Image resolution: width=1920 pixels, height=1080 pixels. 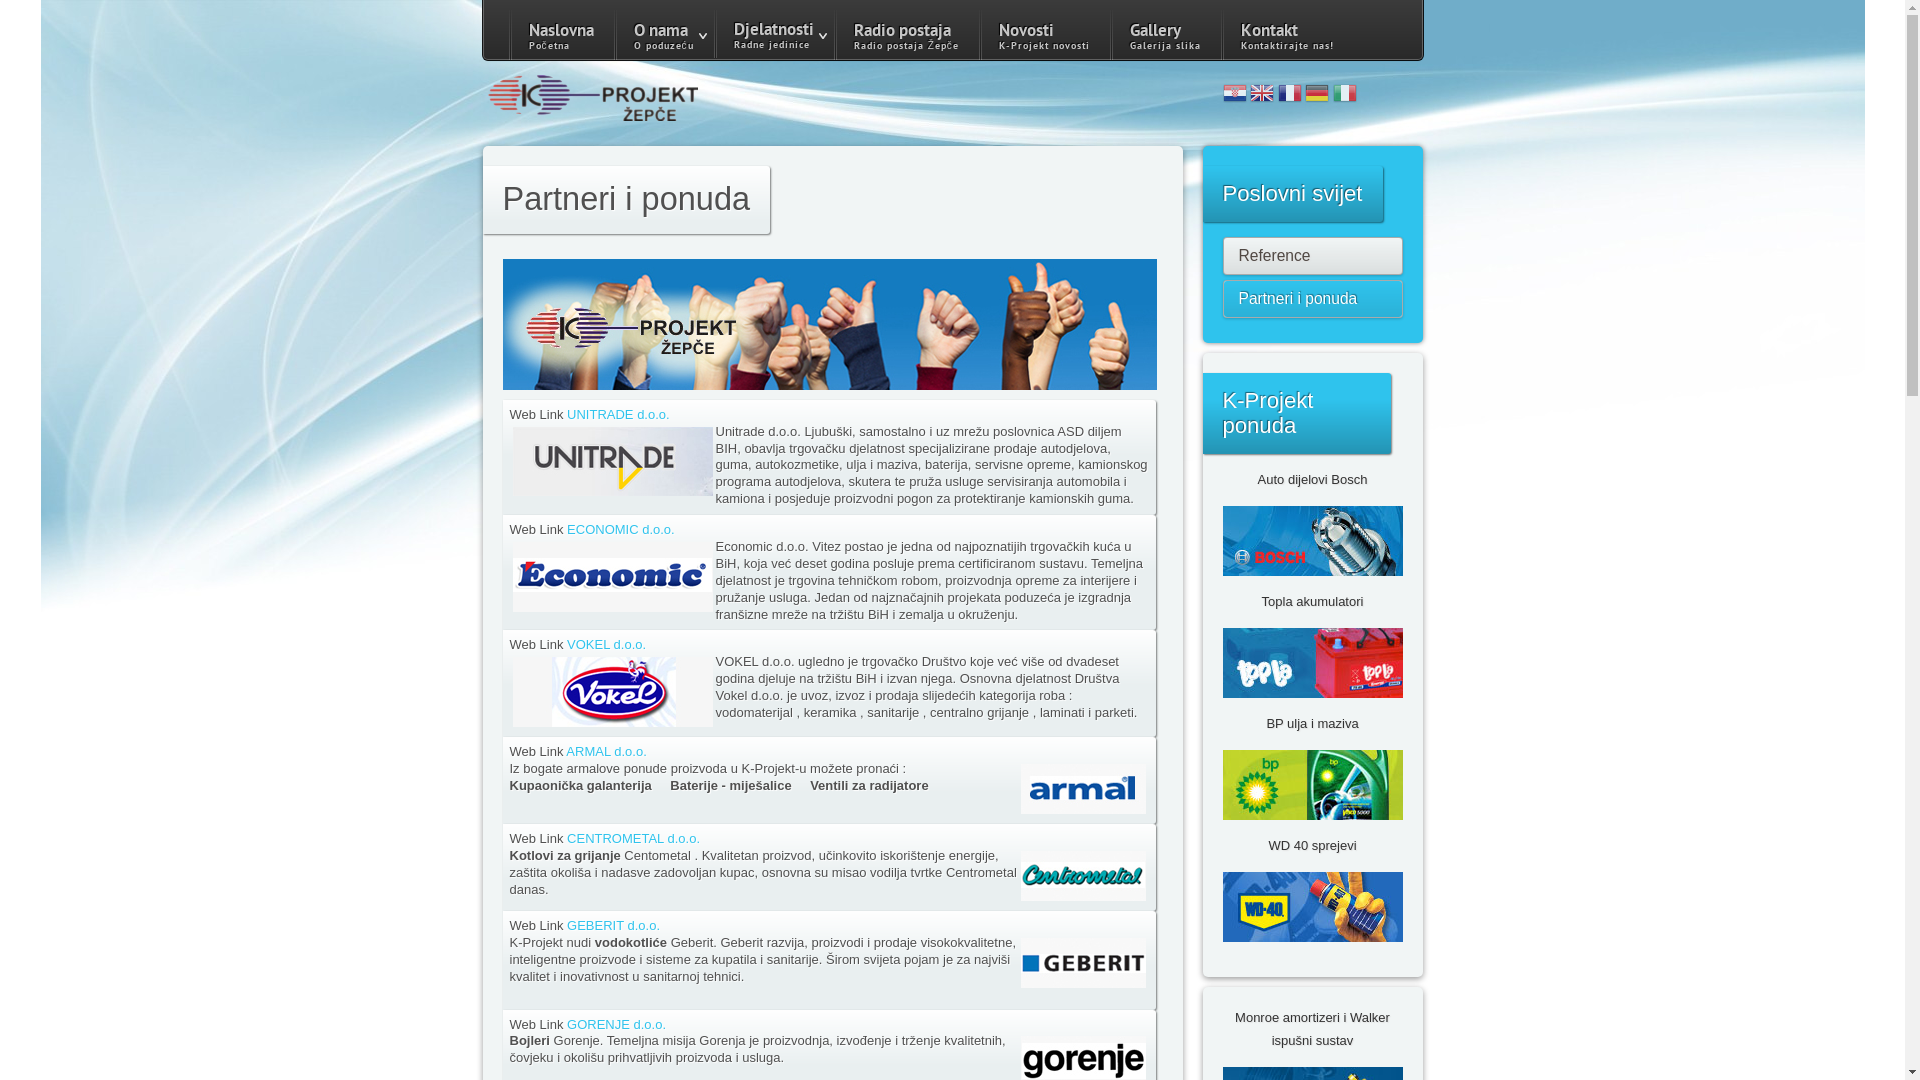 I want to click on 'VOKEL d.o.o.', so click(x=605, y=644).